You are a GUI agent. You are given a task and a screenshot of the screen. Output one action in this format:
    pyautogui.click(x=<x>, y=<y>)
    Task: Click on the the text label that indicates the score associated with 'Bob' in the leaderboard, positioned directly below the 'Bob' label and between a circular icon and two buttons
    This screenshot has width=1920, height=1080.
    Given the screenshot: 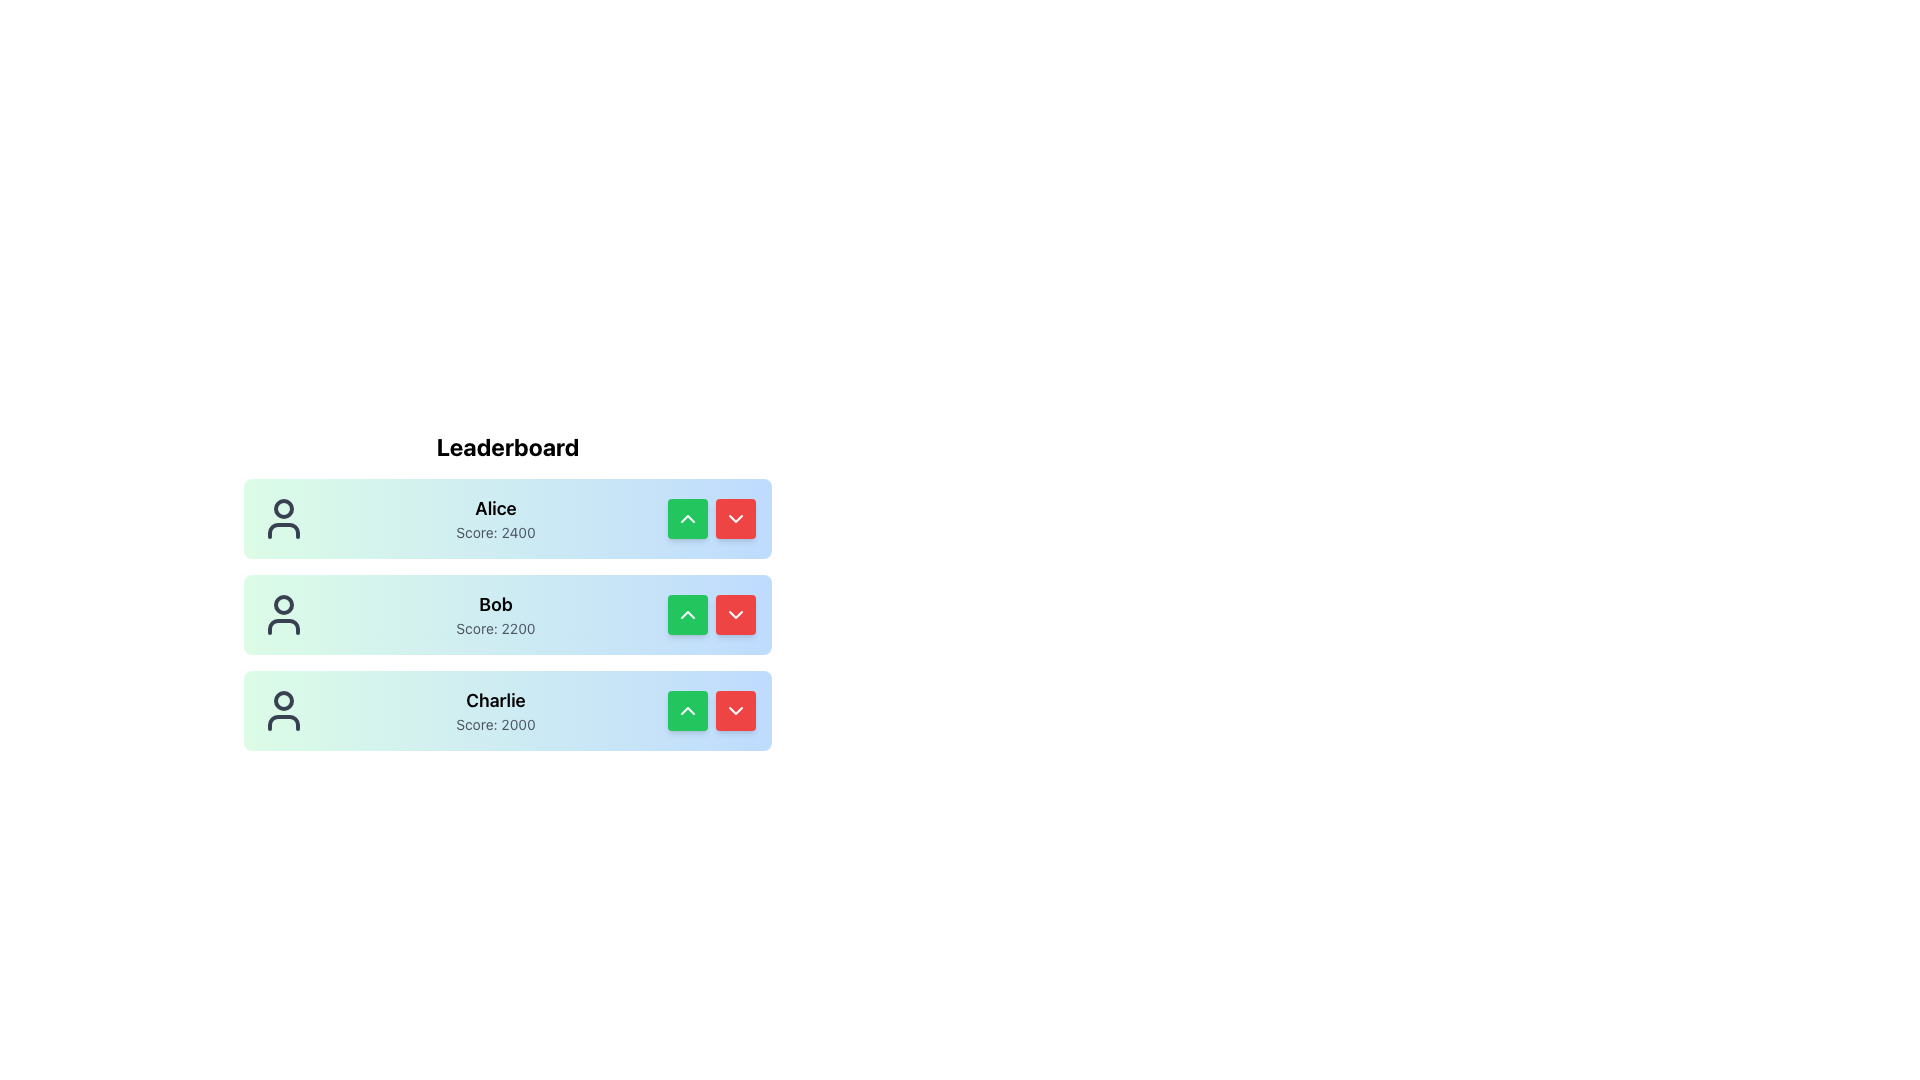 What is the action you would take?
    pyautogui.click(x=495, y=627)
    